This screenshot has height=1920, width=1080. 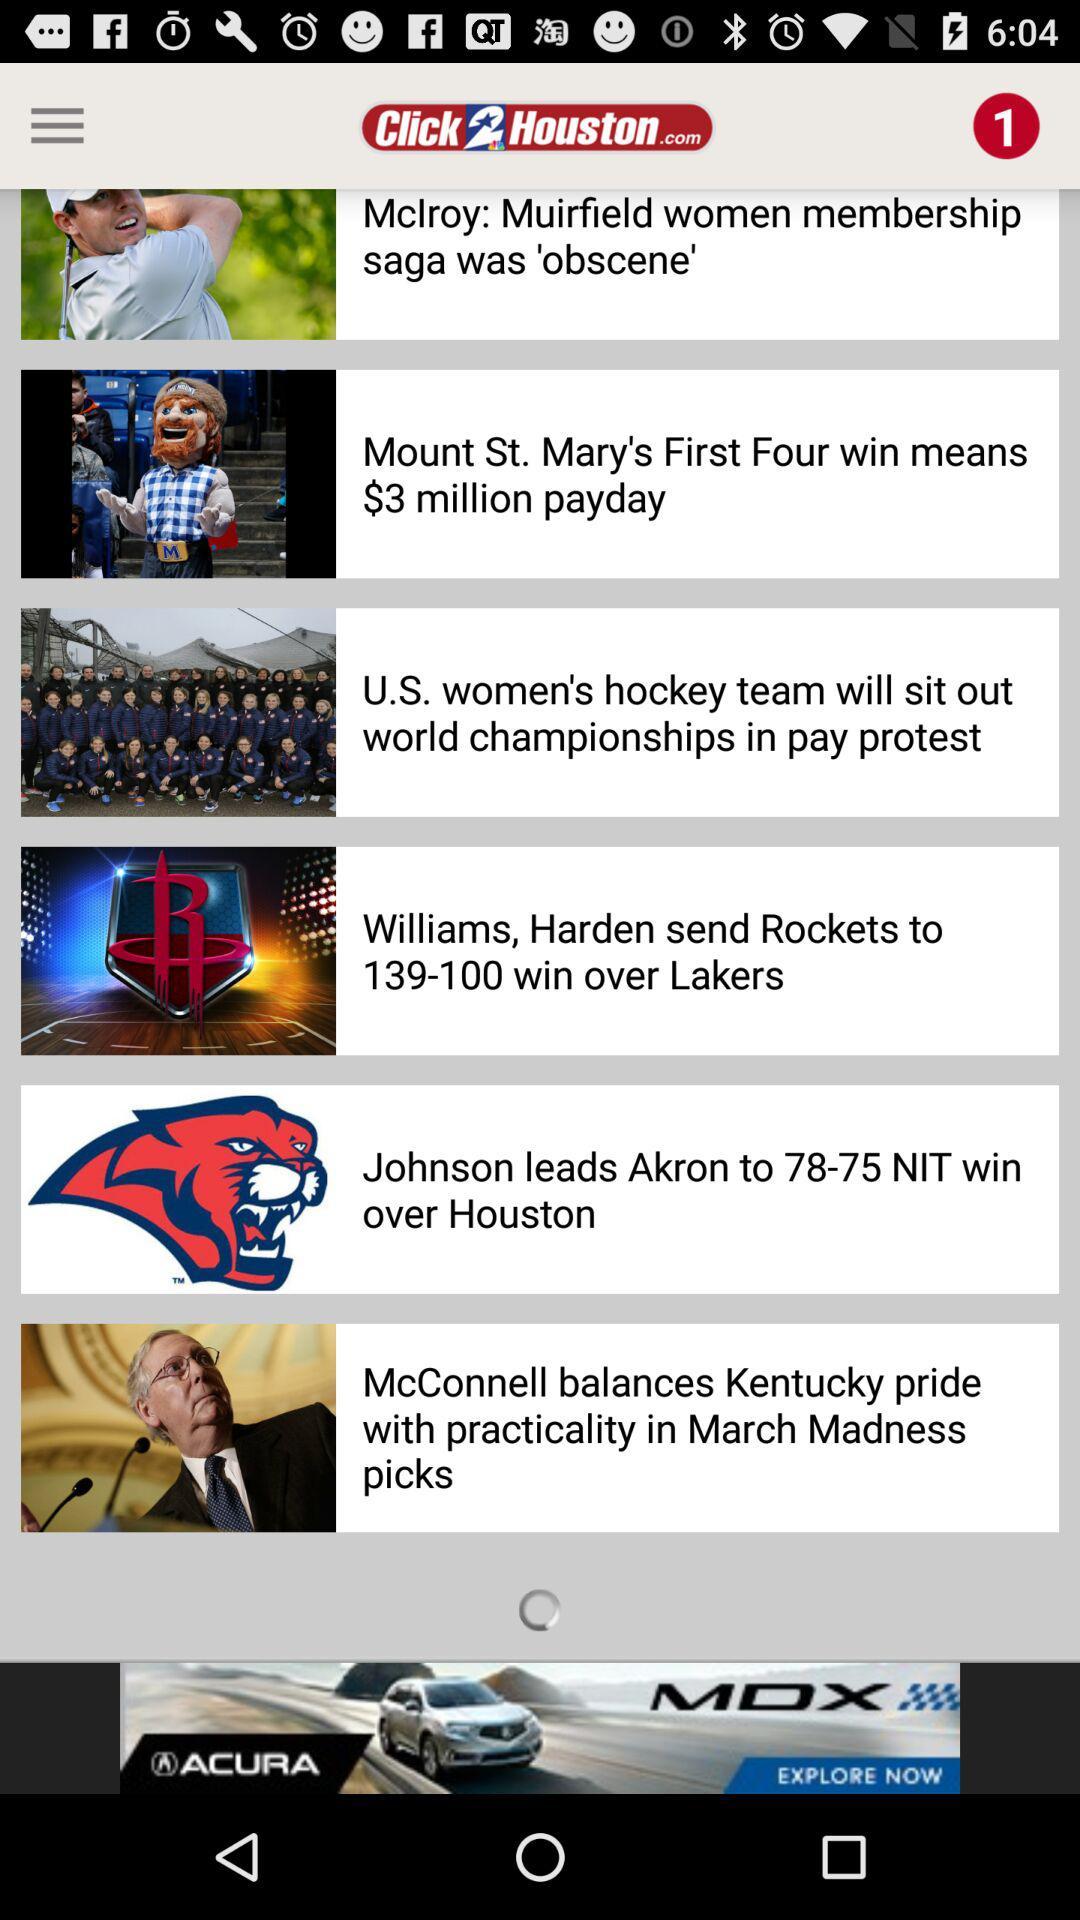 I want to click on the first image beside mclroy, so click(x=177, y=263).